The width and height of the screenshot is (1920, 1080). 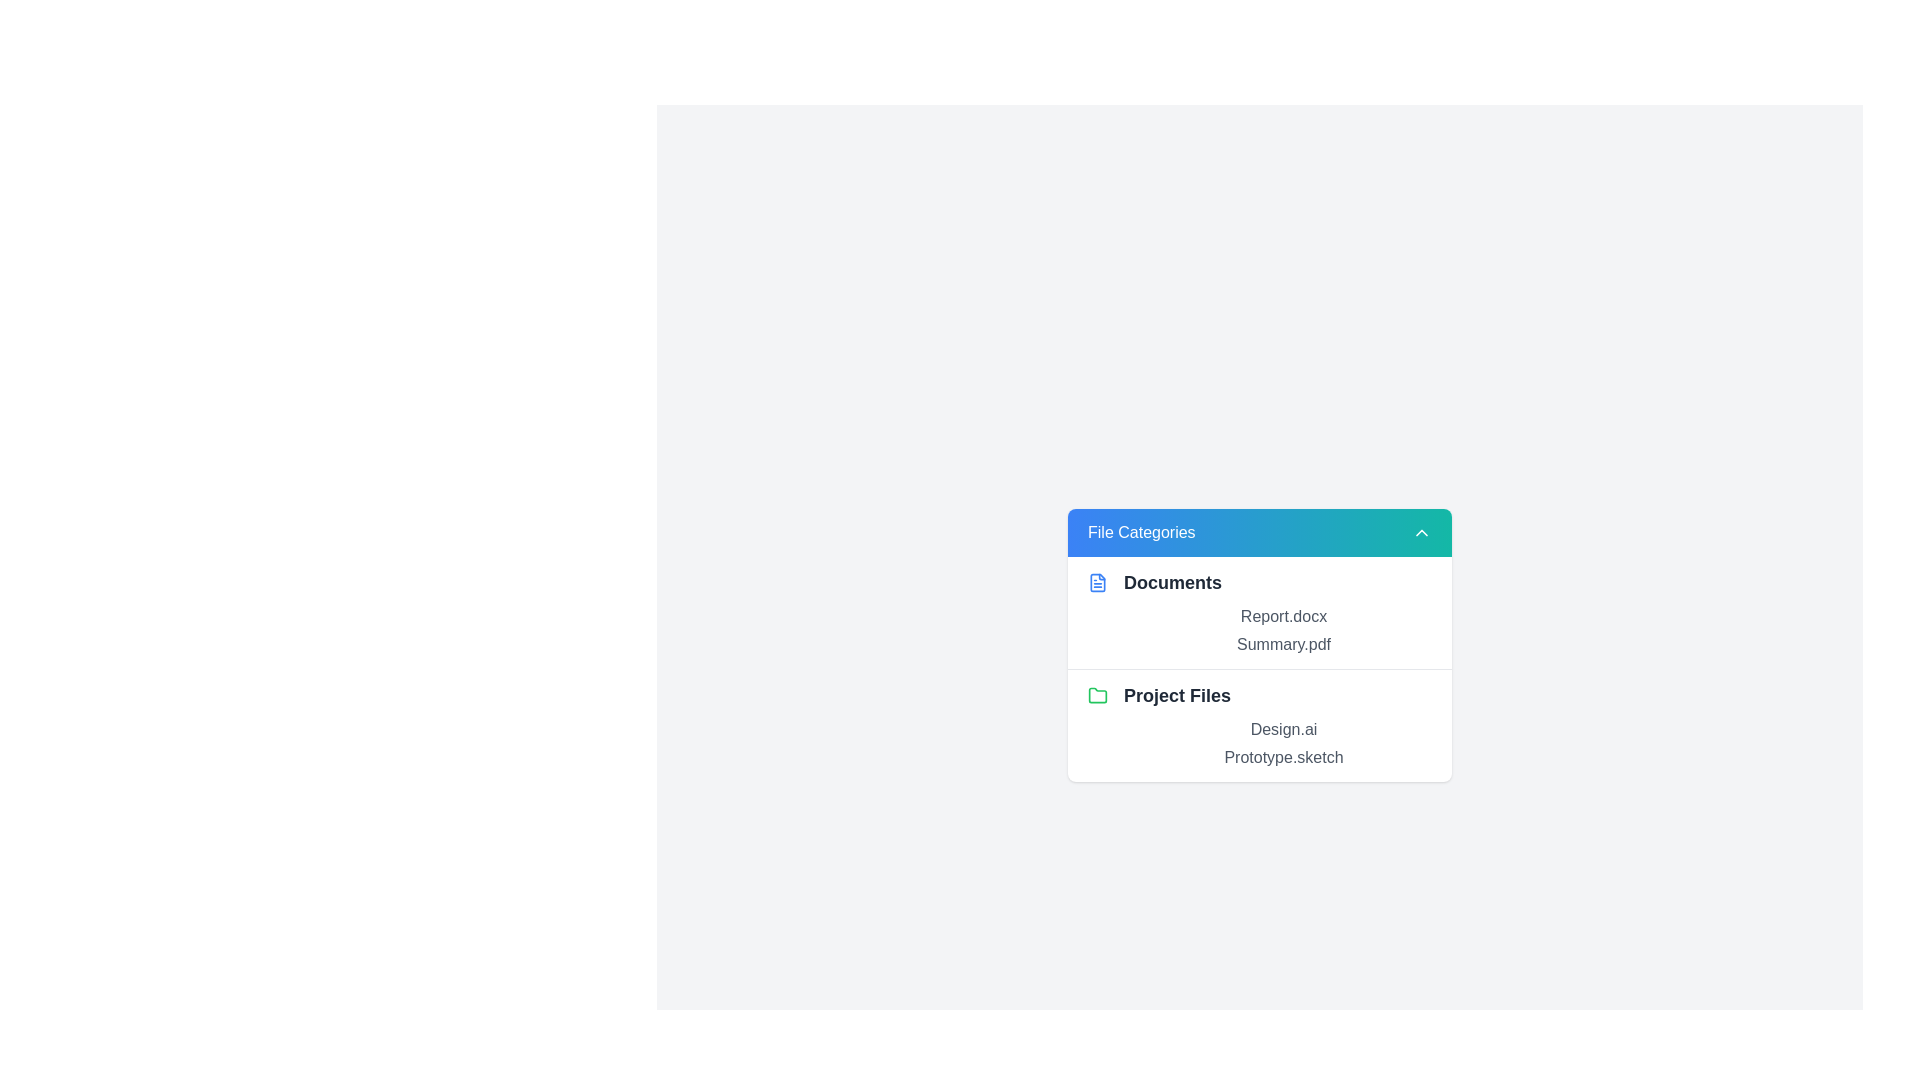 I want to click on the text label representing the file 'Prototype.sketch', so click(x=1283, y=756).